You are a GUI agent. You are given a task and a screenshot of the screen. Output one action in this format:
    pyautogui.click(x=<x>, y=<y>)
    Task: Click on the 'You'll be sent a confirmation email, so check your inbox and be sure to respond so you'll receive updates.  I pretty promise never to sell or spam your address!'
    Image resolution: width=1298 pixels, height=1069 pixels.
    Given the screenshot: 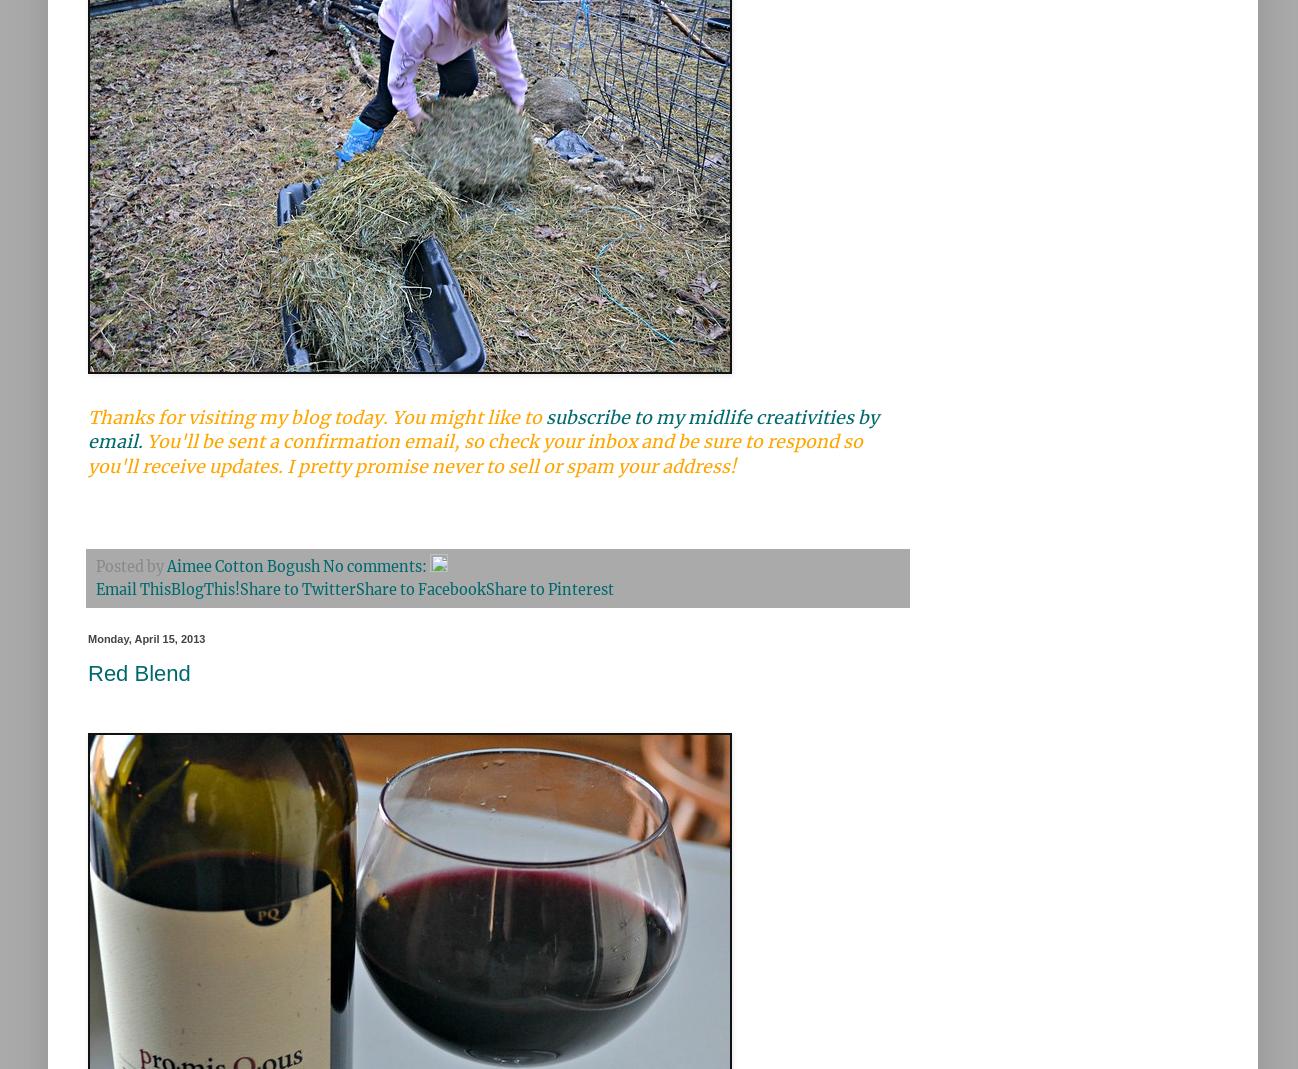 What is the action you would take?
    pyautogui.click(x=475, y=453)
    